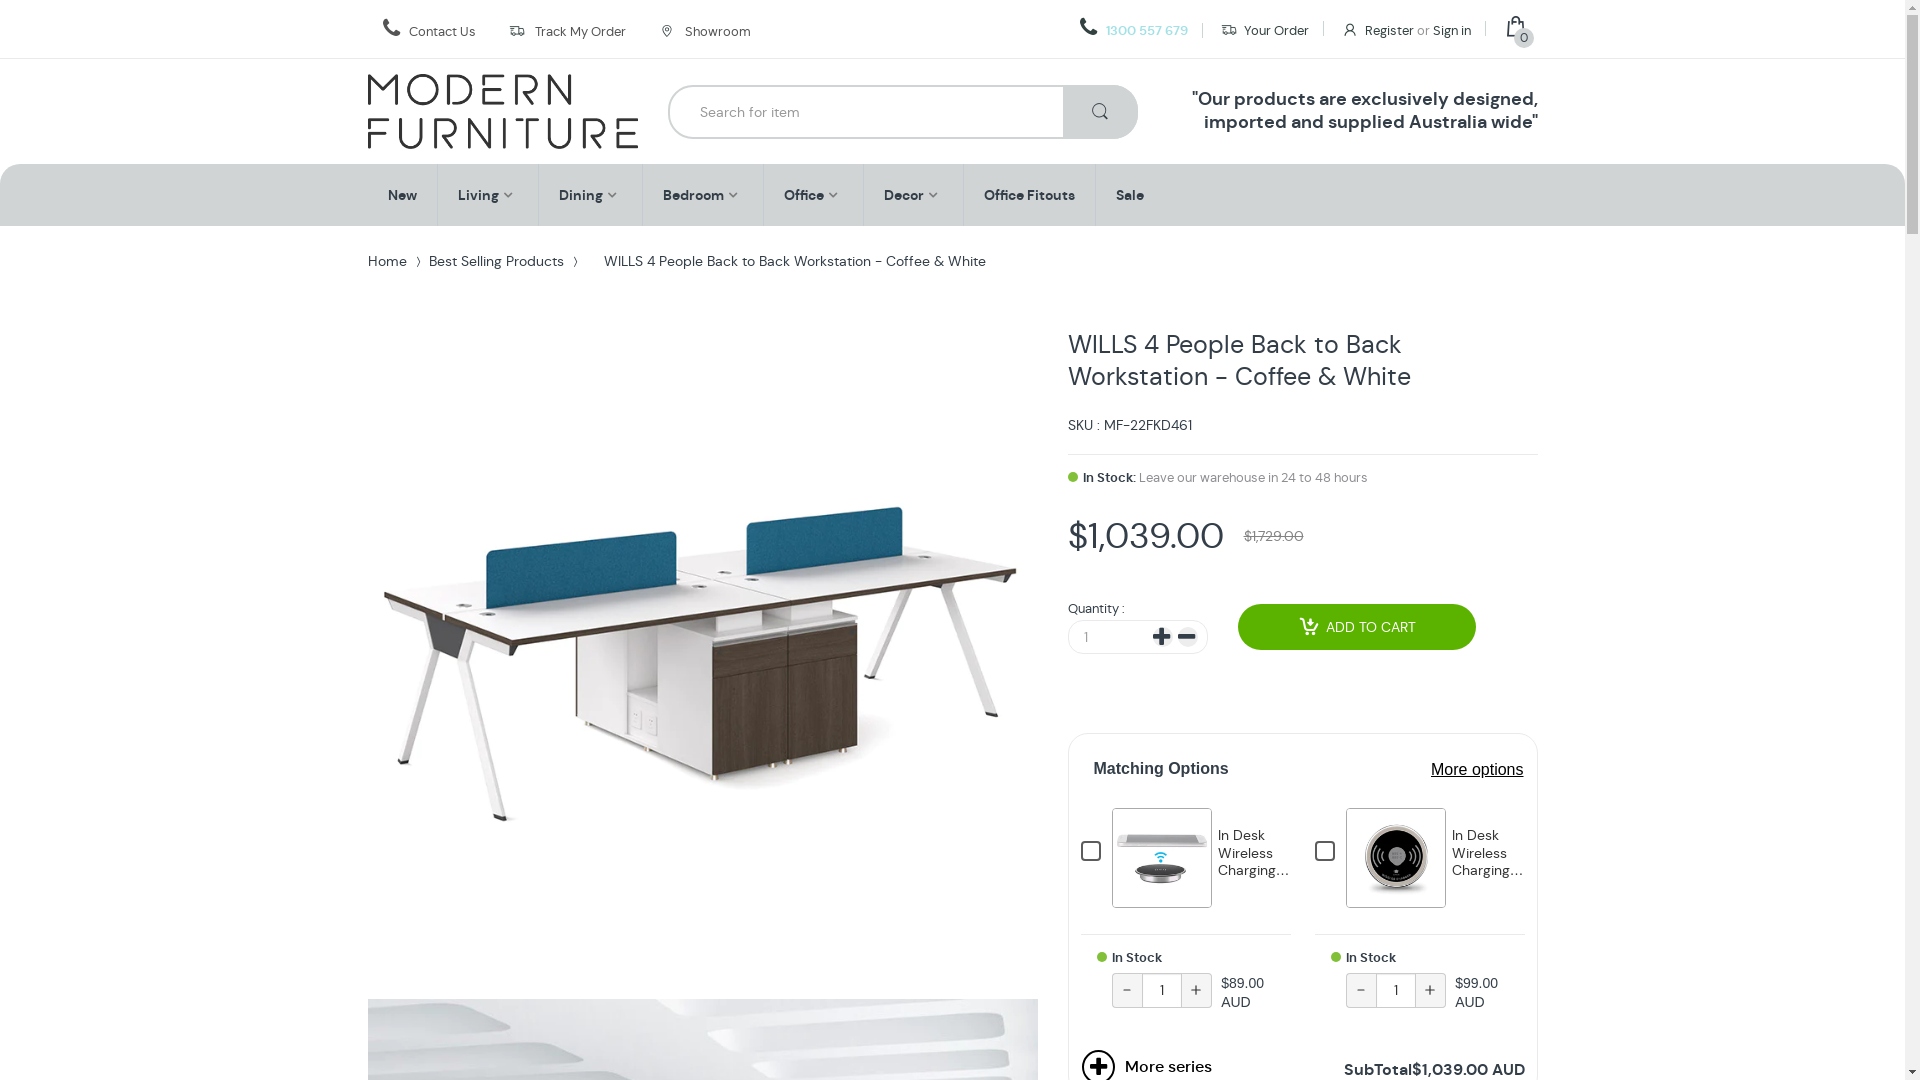  I want to click on 'Sign in', so click(1450, 30).